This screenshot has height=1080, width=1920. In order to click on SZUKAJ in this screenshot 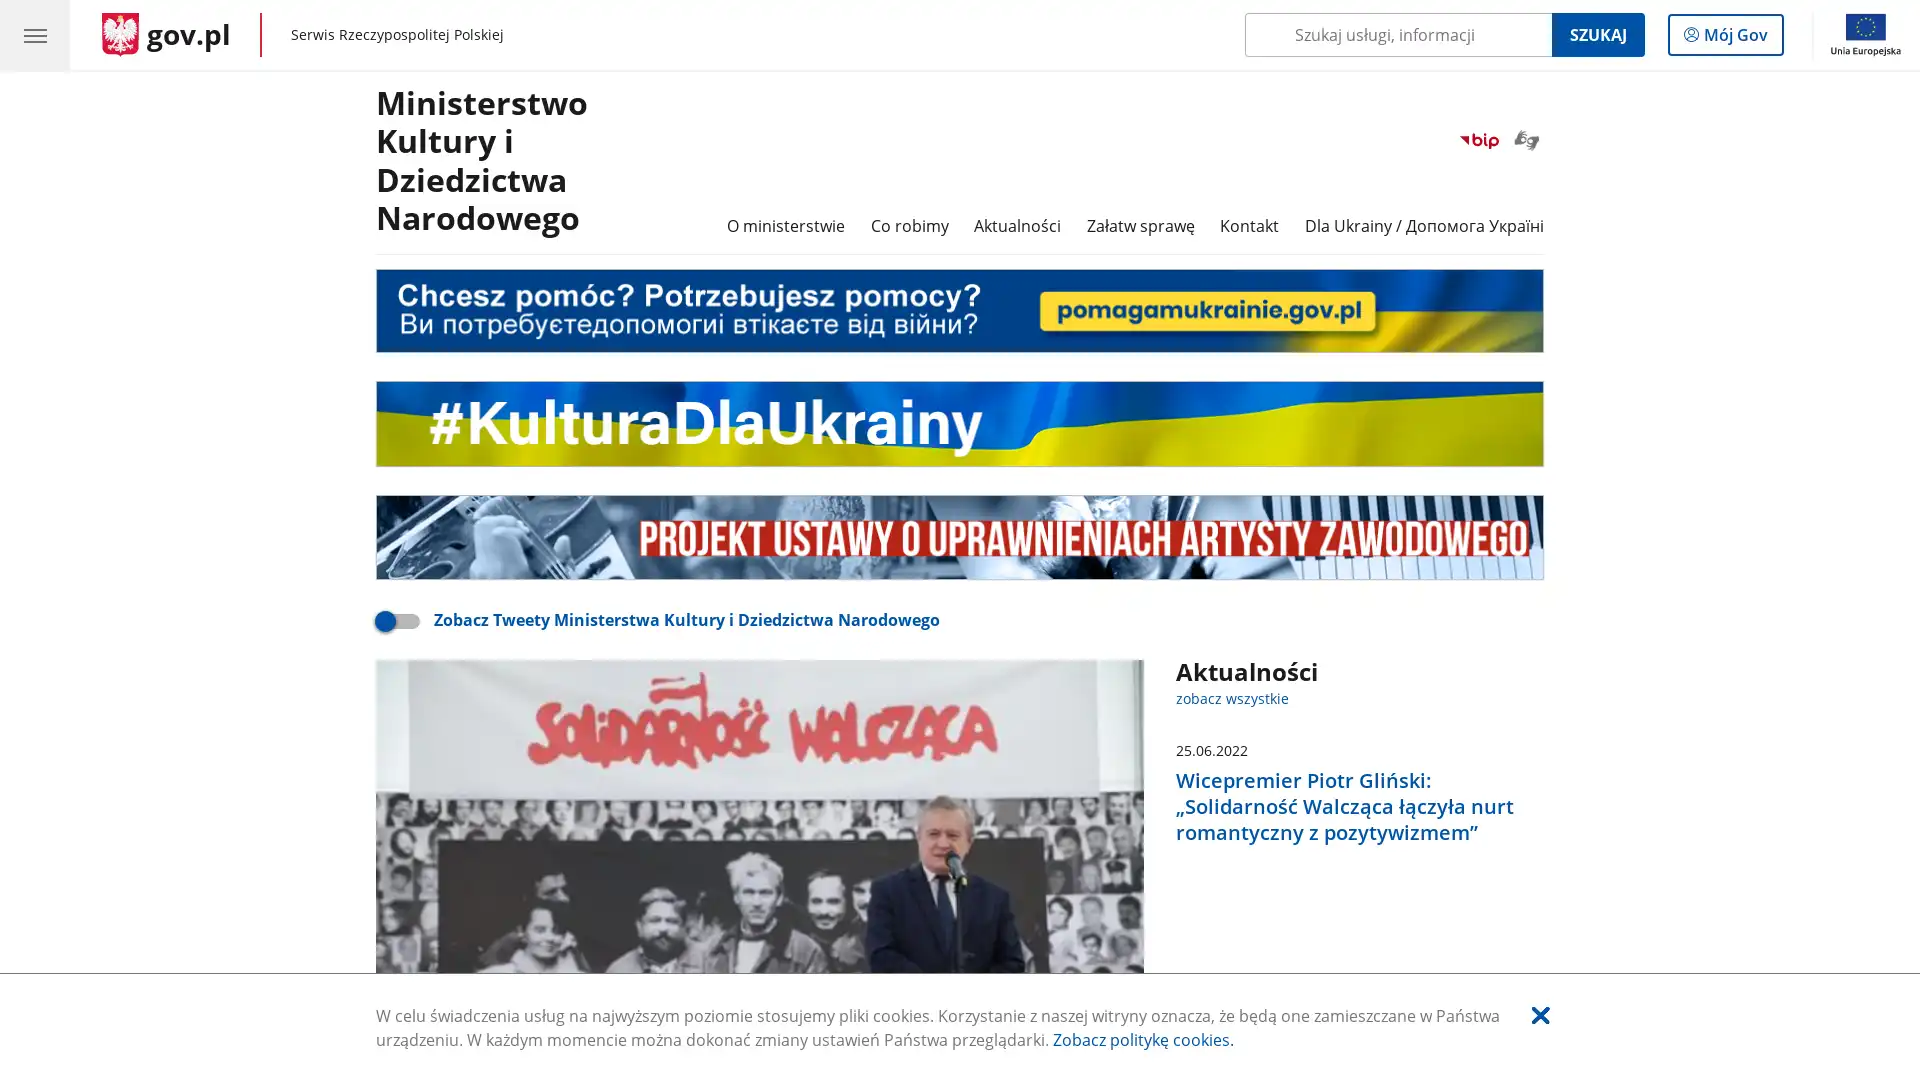, I will do `click(1596, 34)`.